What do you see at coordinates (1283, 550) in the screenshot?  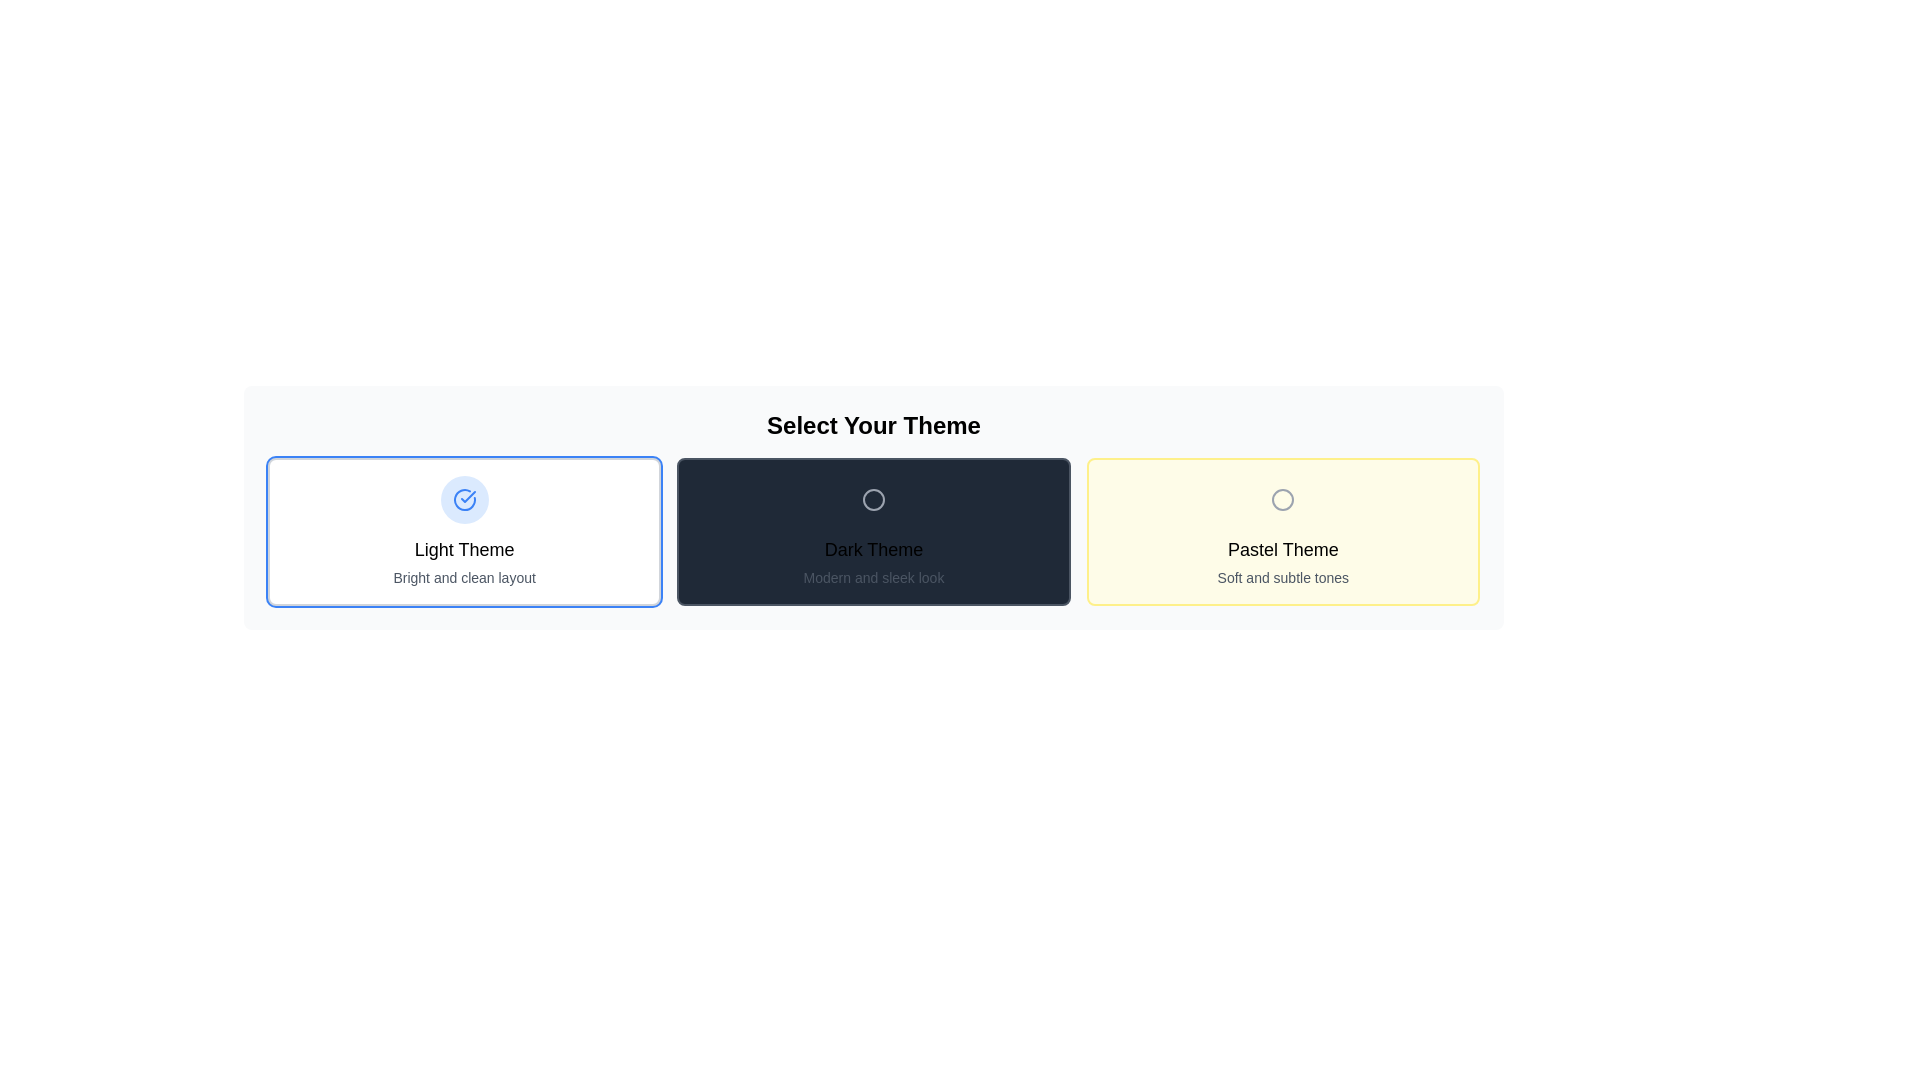 I see `the 'Pastel Theme' text label, which distinguishes this theme option visually and is located in the third column of theme selections, positioned below the icon and above the description text` at bounding box center [1283, 550].